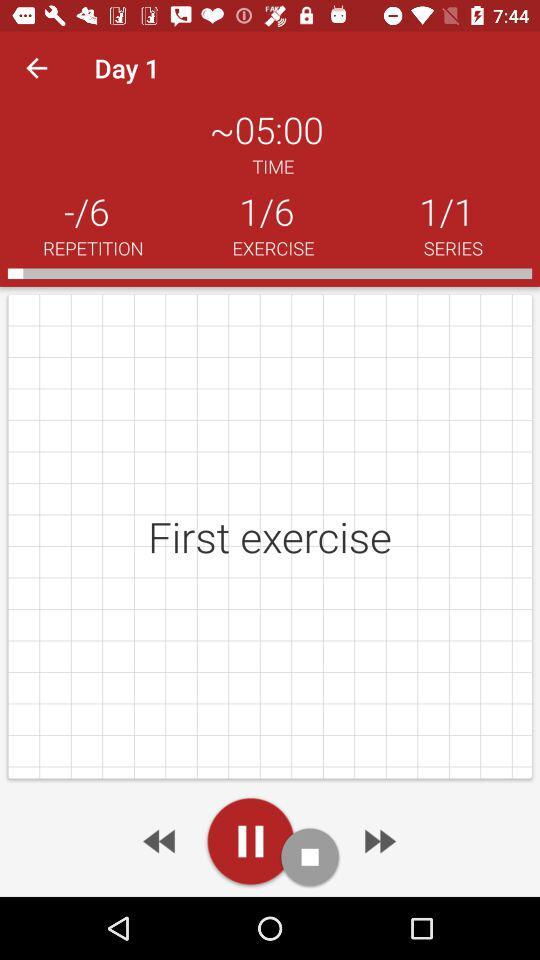 The image size is (540, 960). What do you see at coordinates (160, 840) in the screenshot?
I see `next` at bounding box center [160, 840].